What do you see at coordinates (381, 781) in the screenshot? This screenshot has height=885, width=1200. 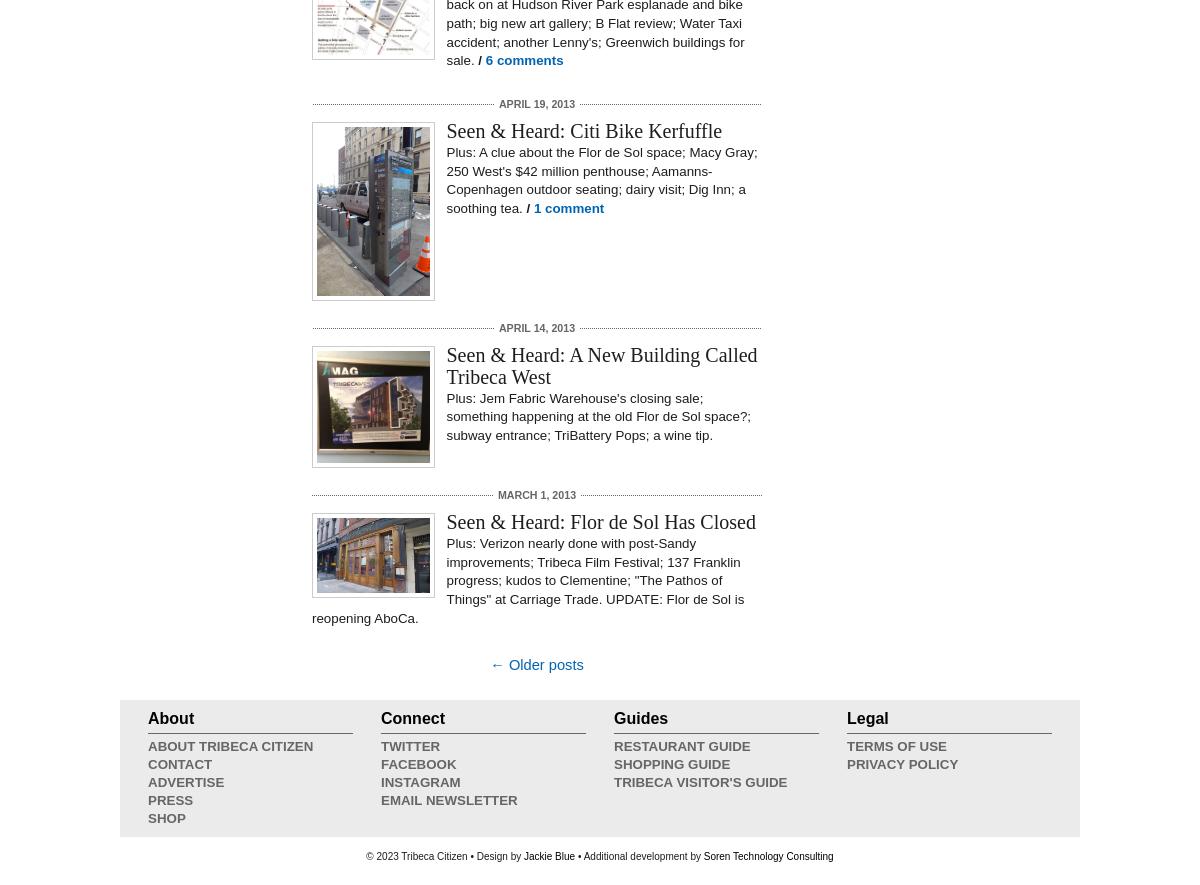 I see `'Instagram'` at bounding box center [381, 781].